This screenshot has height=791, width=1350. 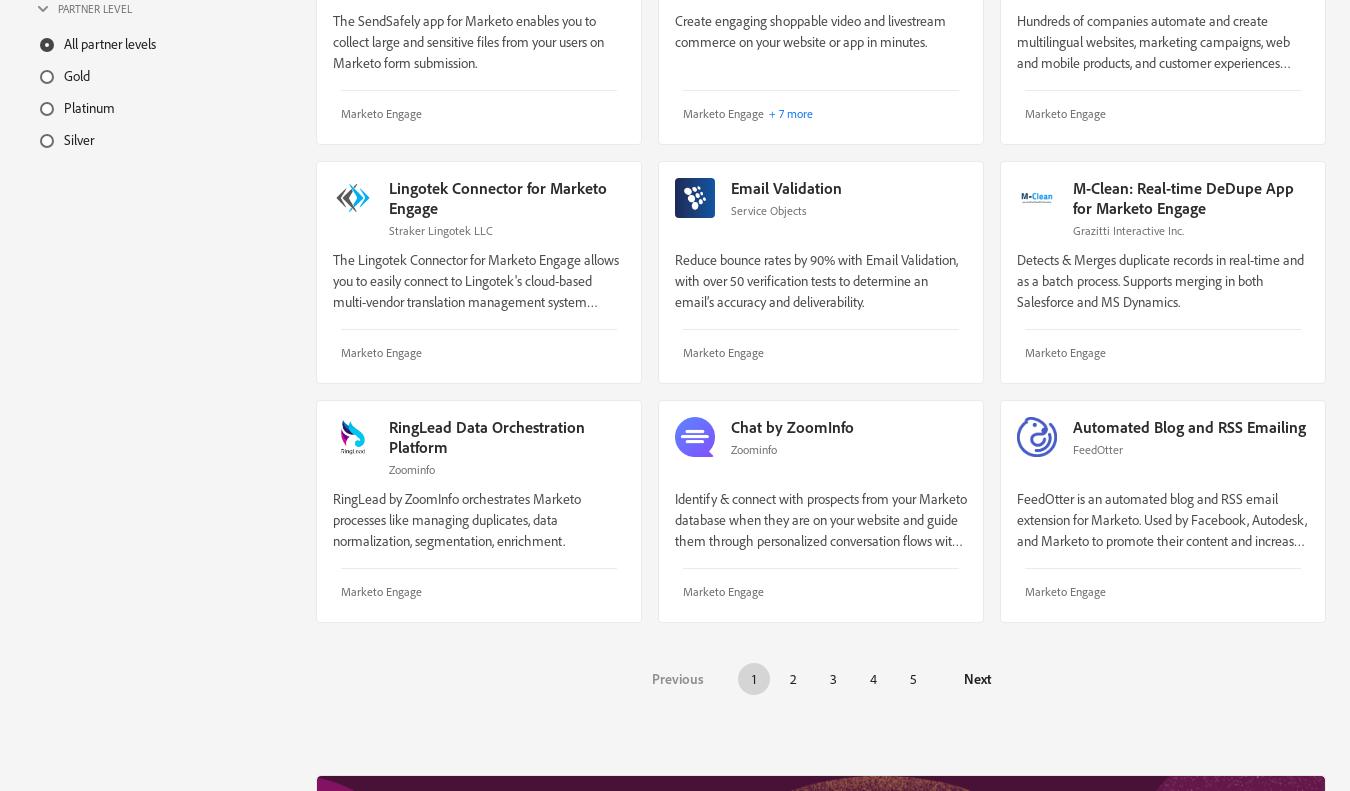 What do you see at coordinates (909, 677) in the screenshot?
I see `'5'` at bounding box center [909, 677].